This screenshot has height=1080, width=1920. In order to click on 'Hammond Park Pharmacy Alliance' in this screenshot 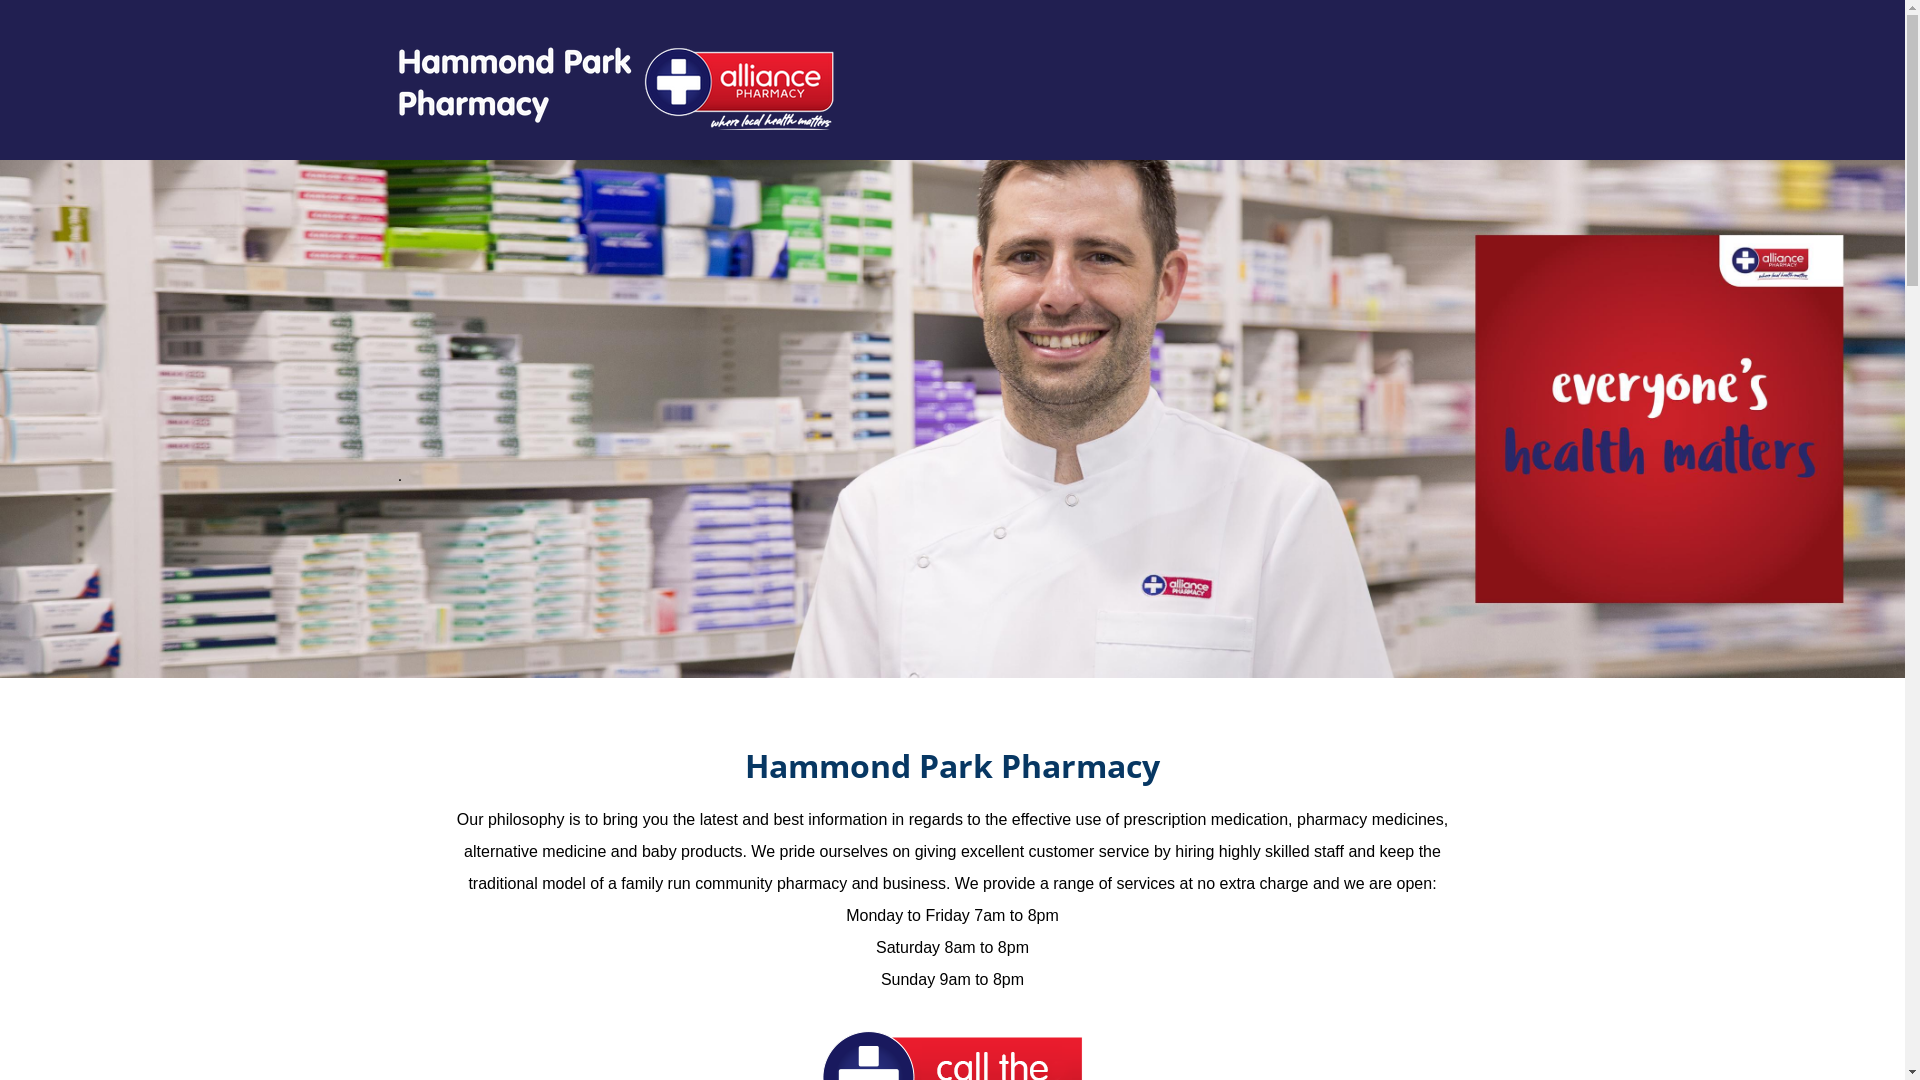, I will do `click(612, 87)`.